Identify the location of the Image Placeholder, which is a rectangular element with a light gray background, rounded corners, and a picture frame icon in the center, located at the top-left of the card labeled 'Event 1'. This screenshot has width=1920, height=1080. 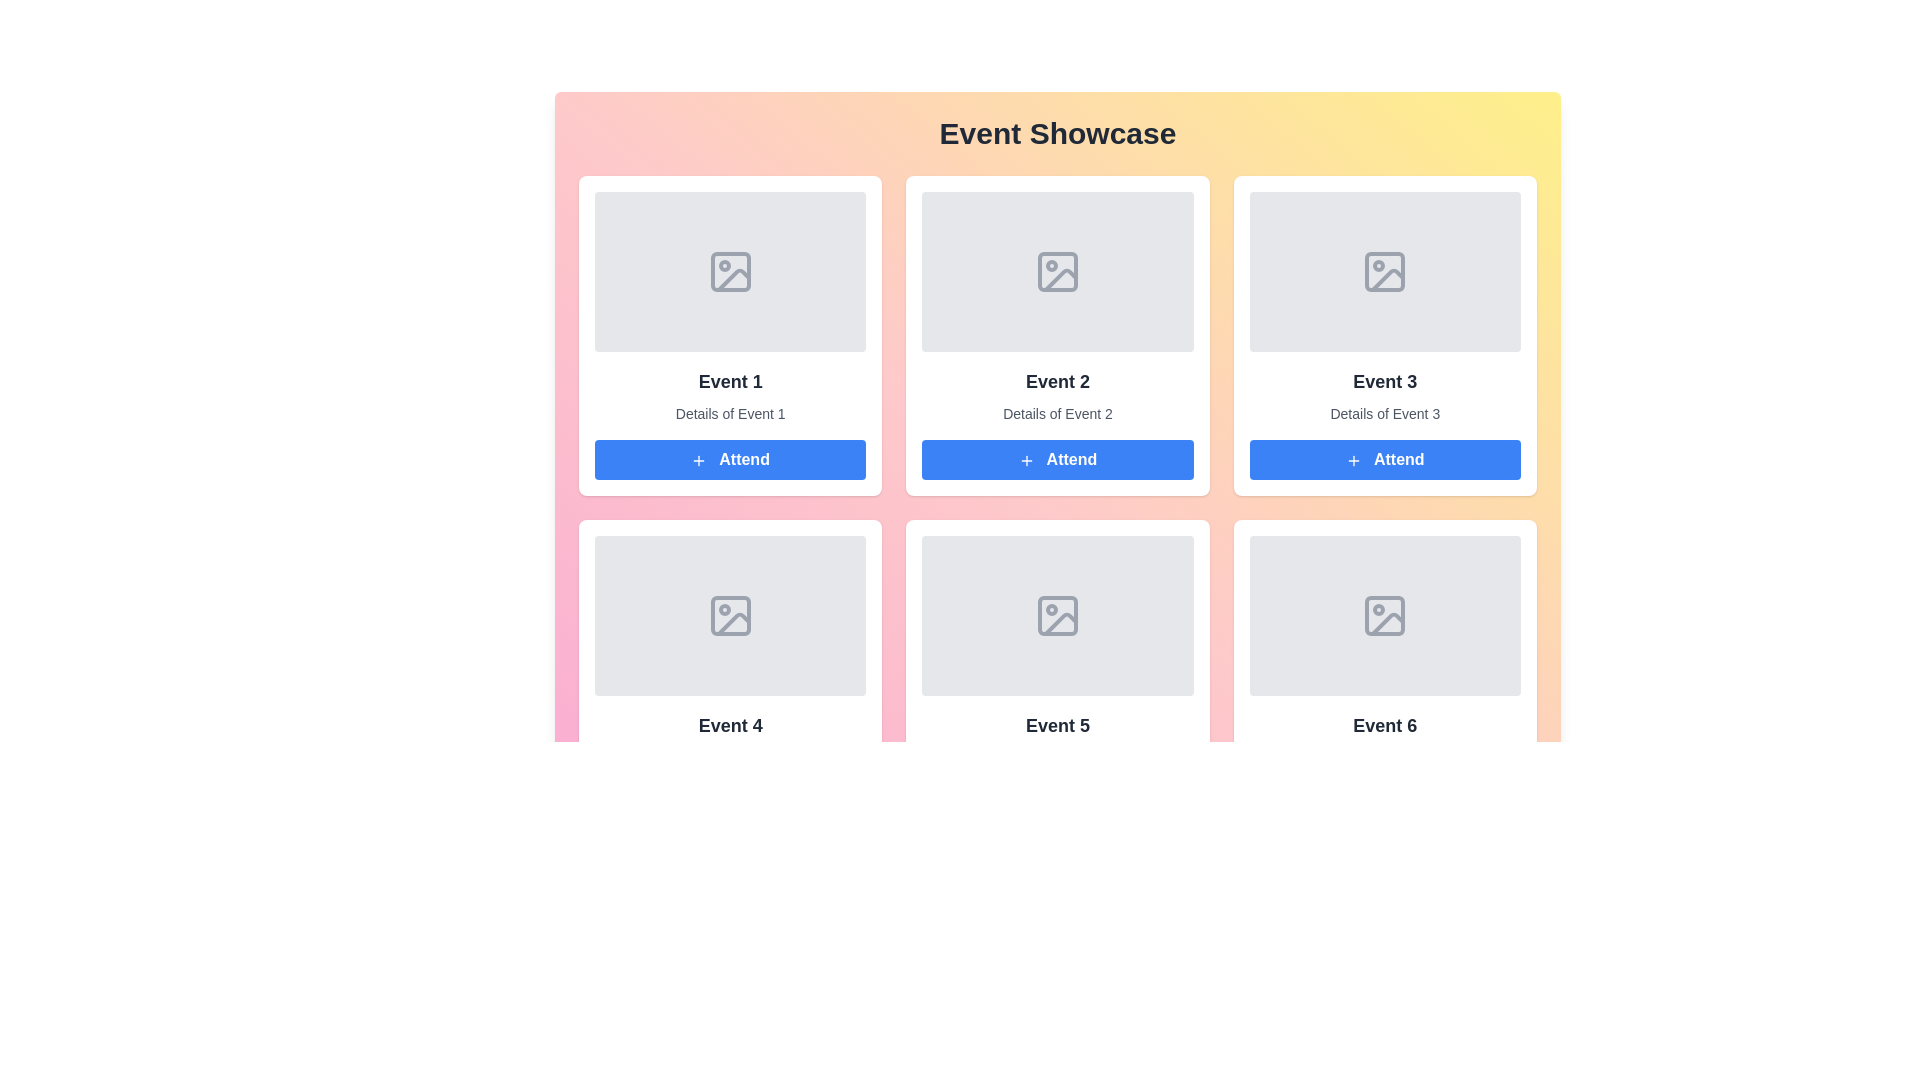
(729, 272).